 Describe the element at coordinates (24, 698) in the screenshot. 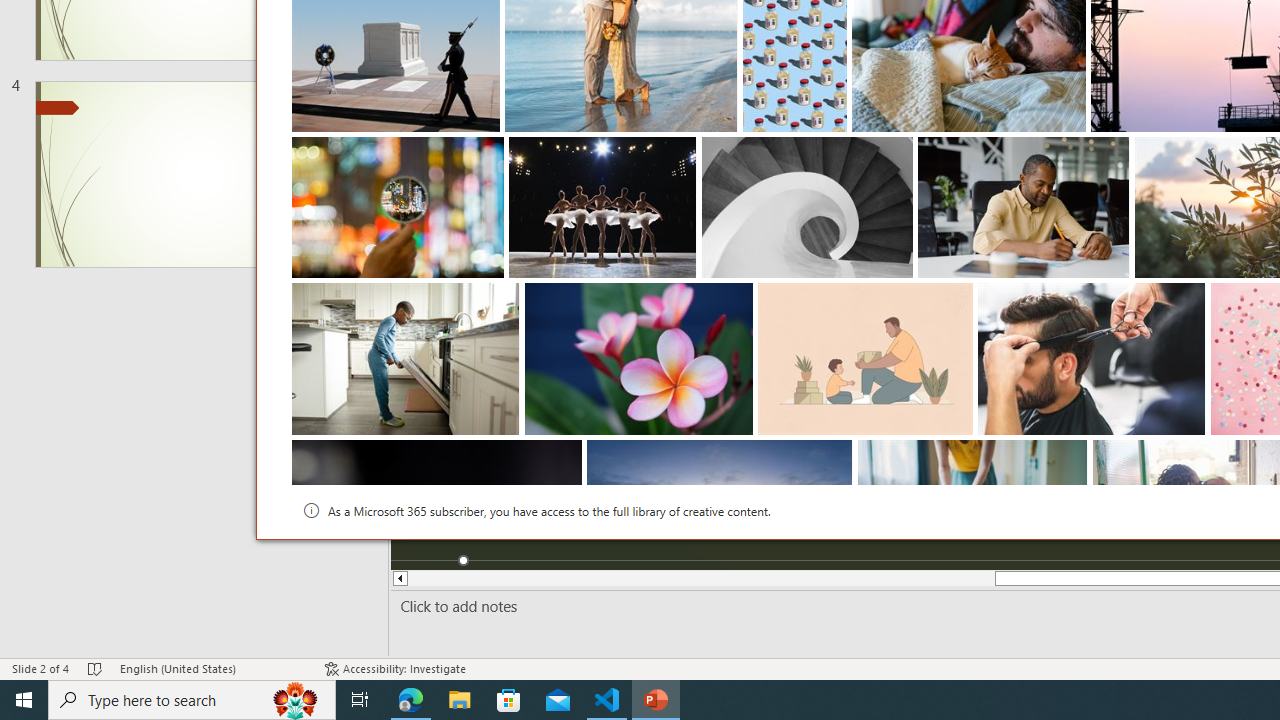

I see `'Start'` at that location.